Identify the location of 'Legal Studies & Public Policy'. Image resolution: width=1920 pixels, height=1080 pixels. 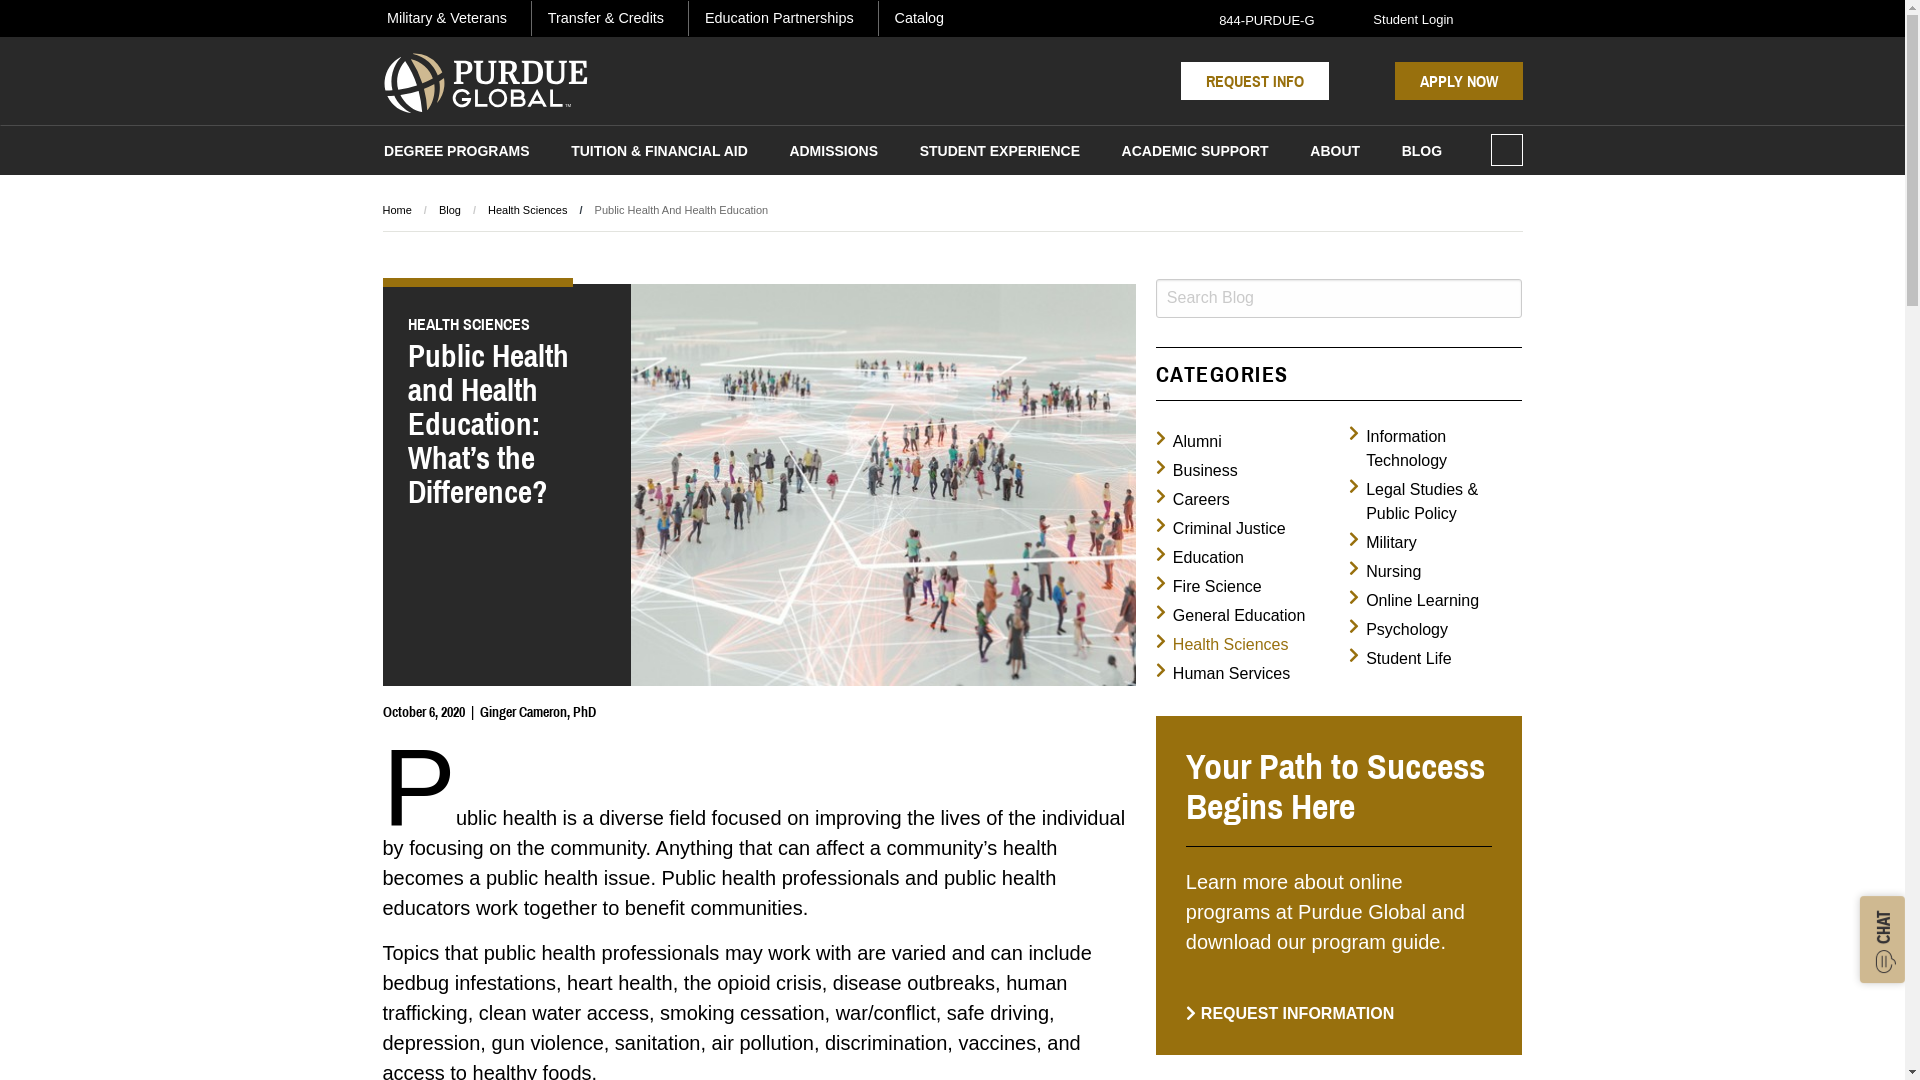
(1434, 500).